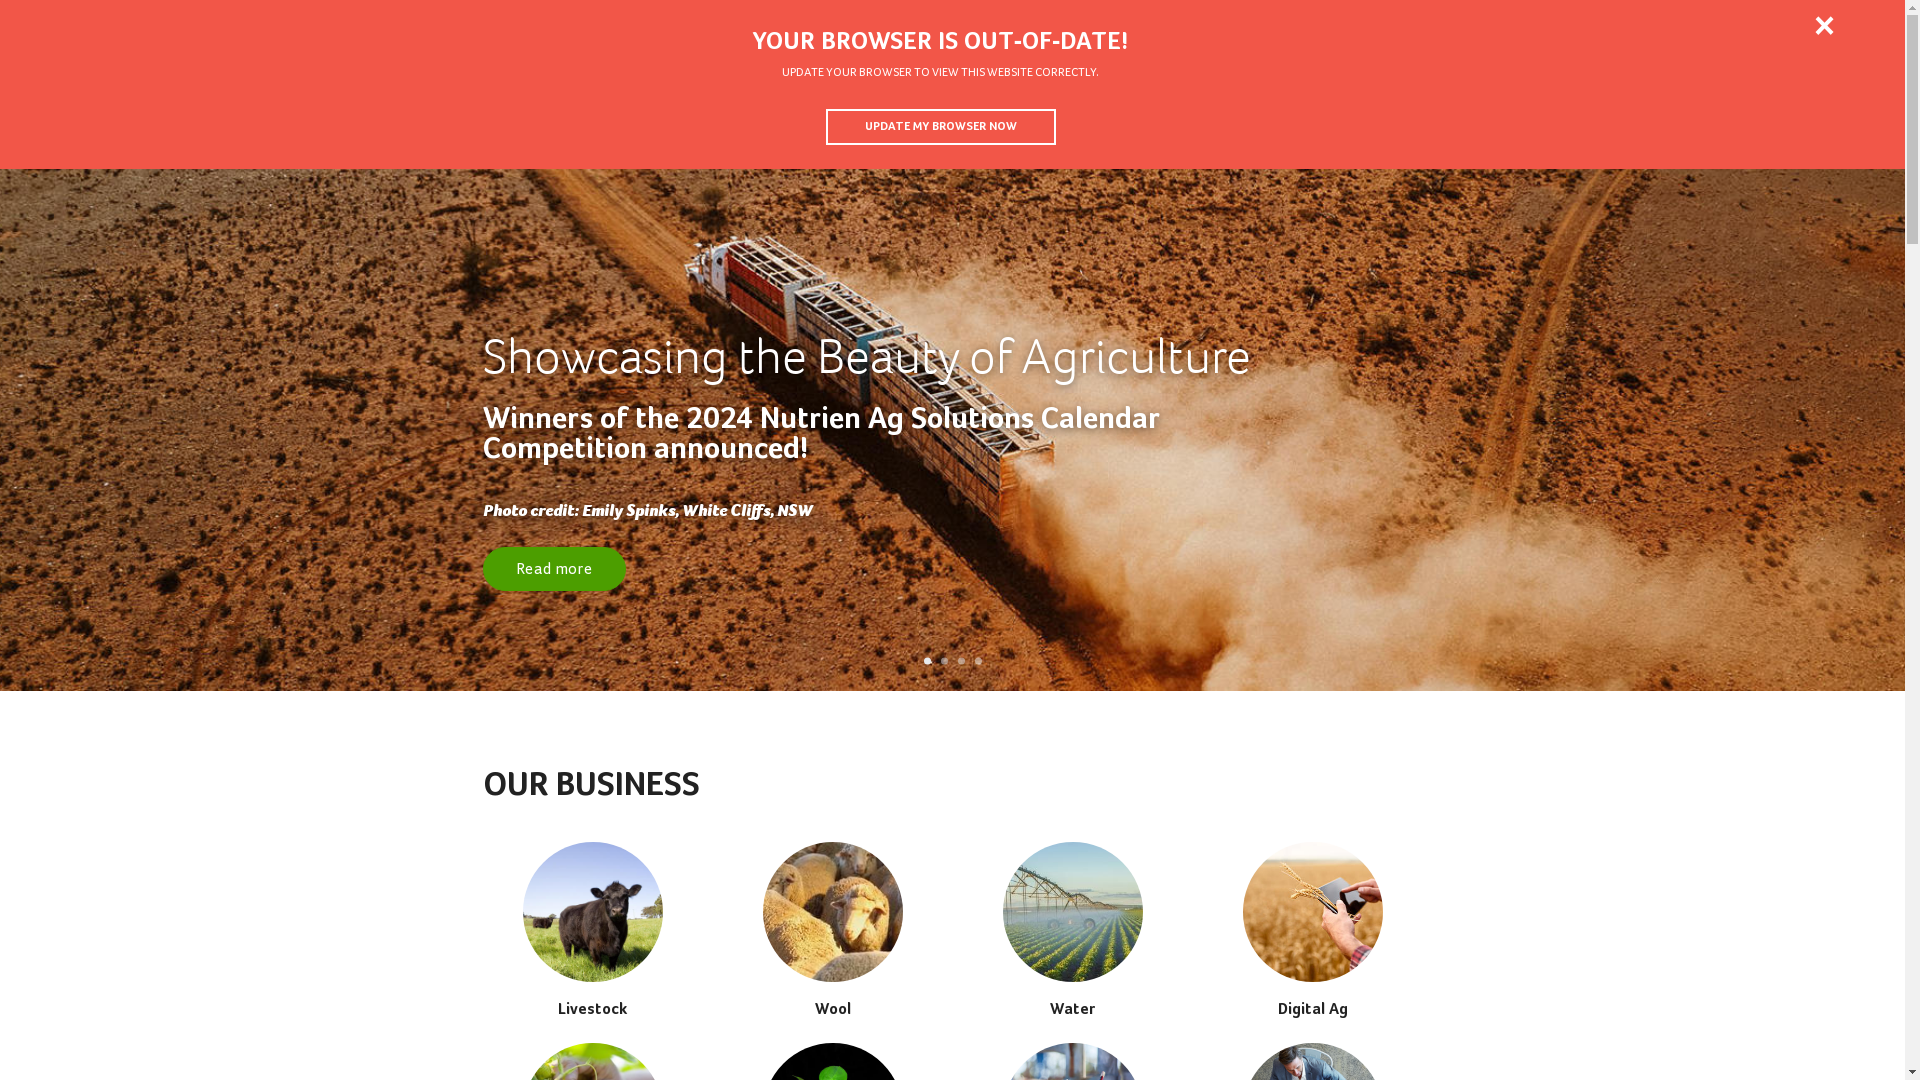  What do you see at coordinates (590, 929) in the screenshot?
I see `'Livestock'` at bounding box center [590, 929].